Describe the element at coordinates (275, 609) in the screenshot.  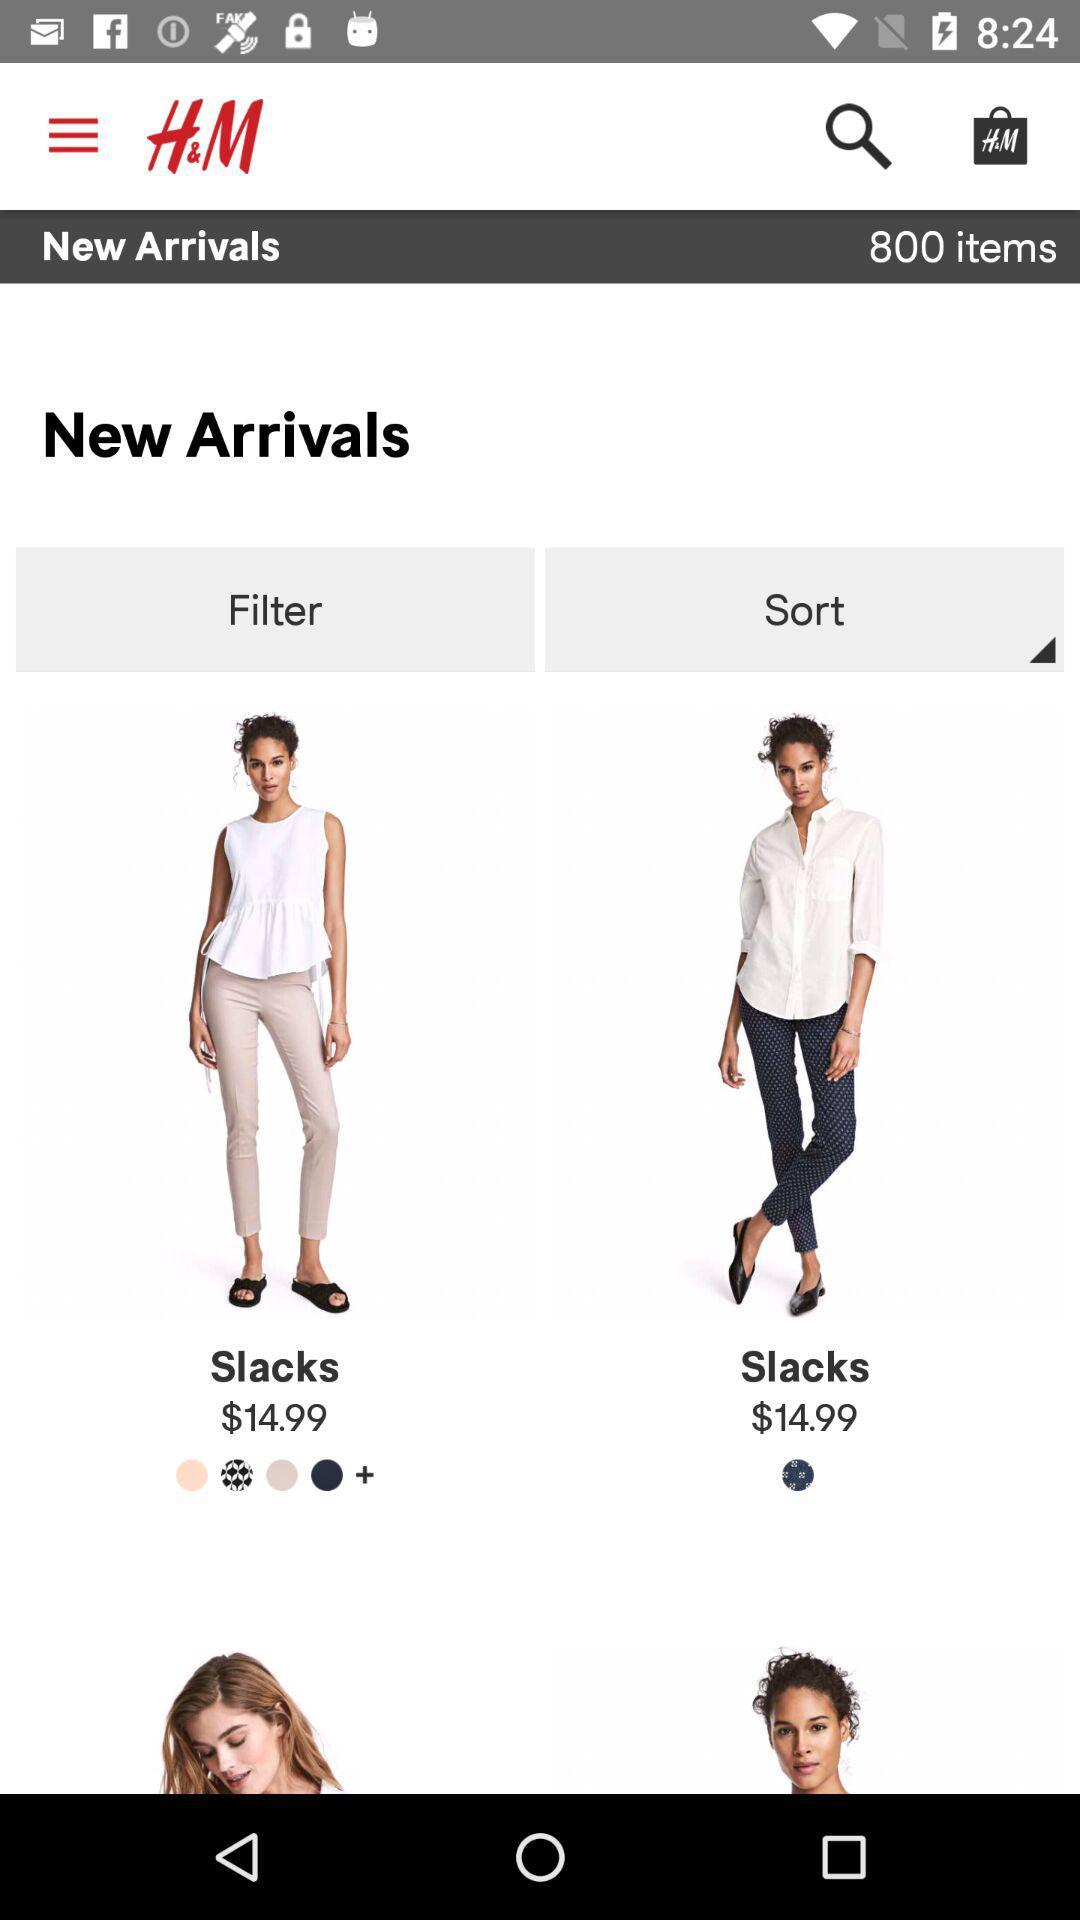
I see `the item to the left of the sort icon` at that location.